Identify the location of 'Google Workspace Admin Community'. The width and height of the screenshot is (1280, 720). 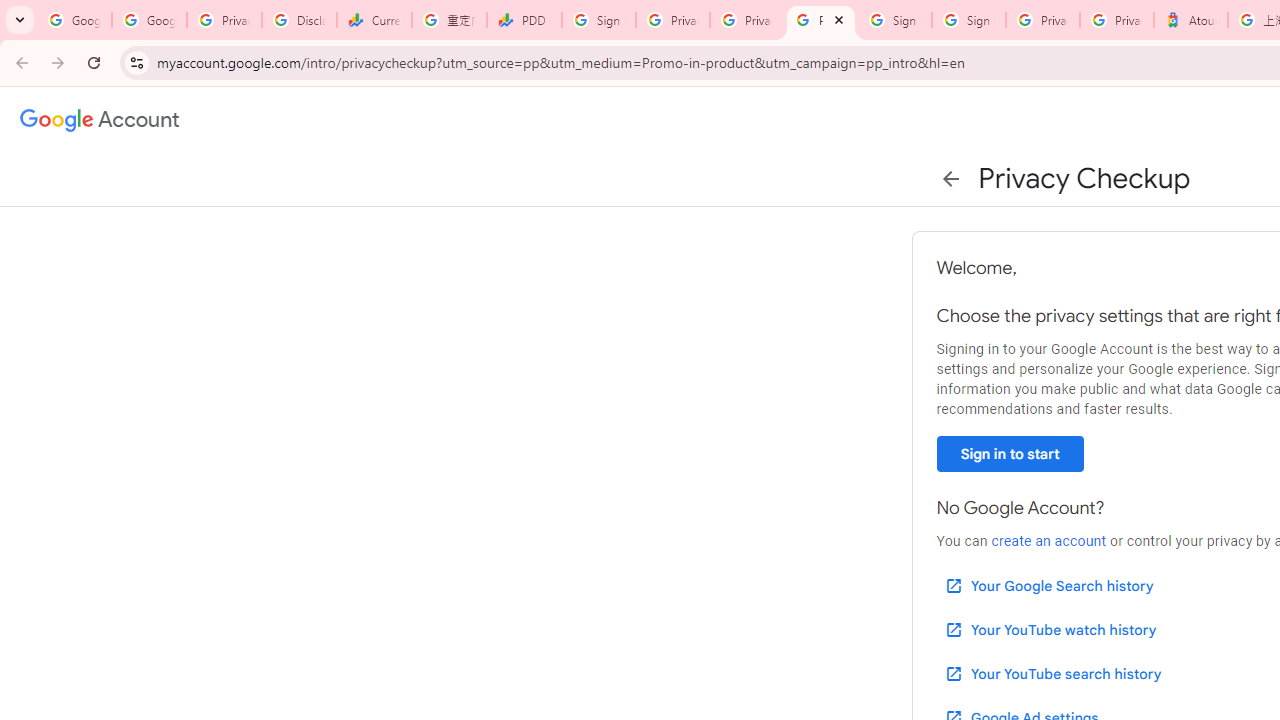
(74, 20).